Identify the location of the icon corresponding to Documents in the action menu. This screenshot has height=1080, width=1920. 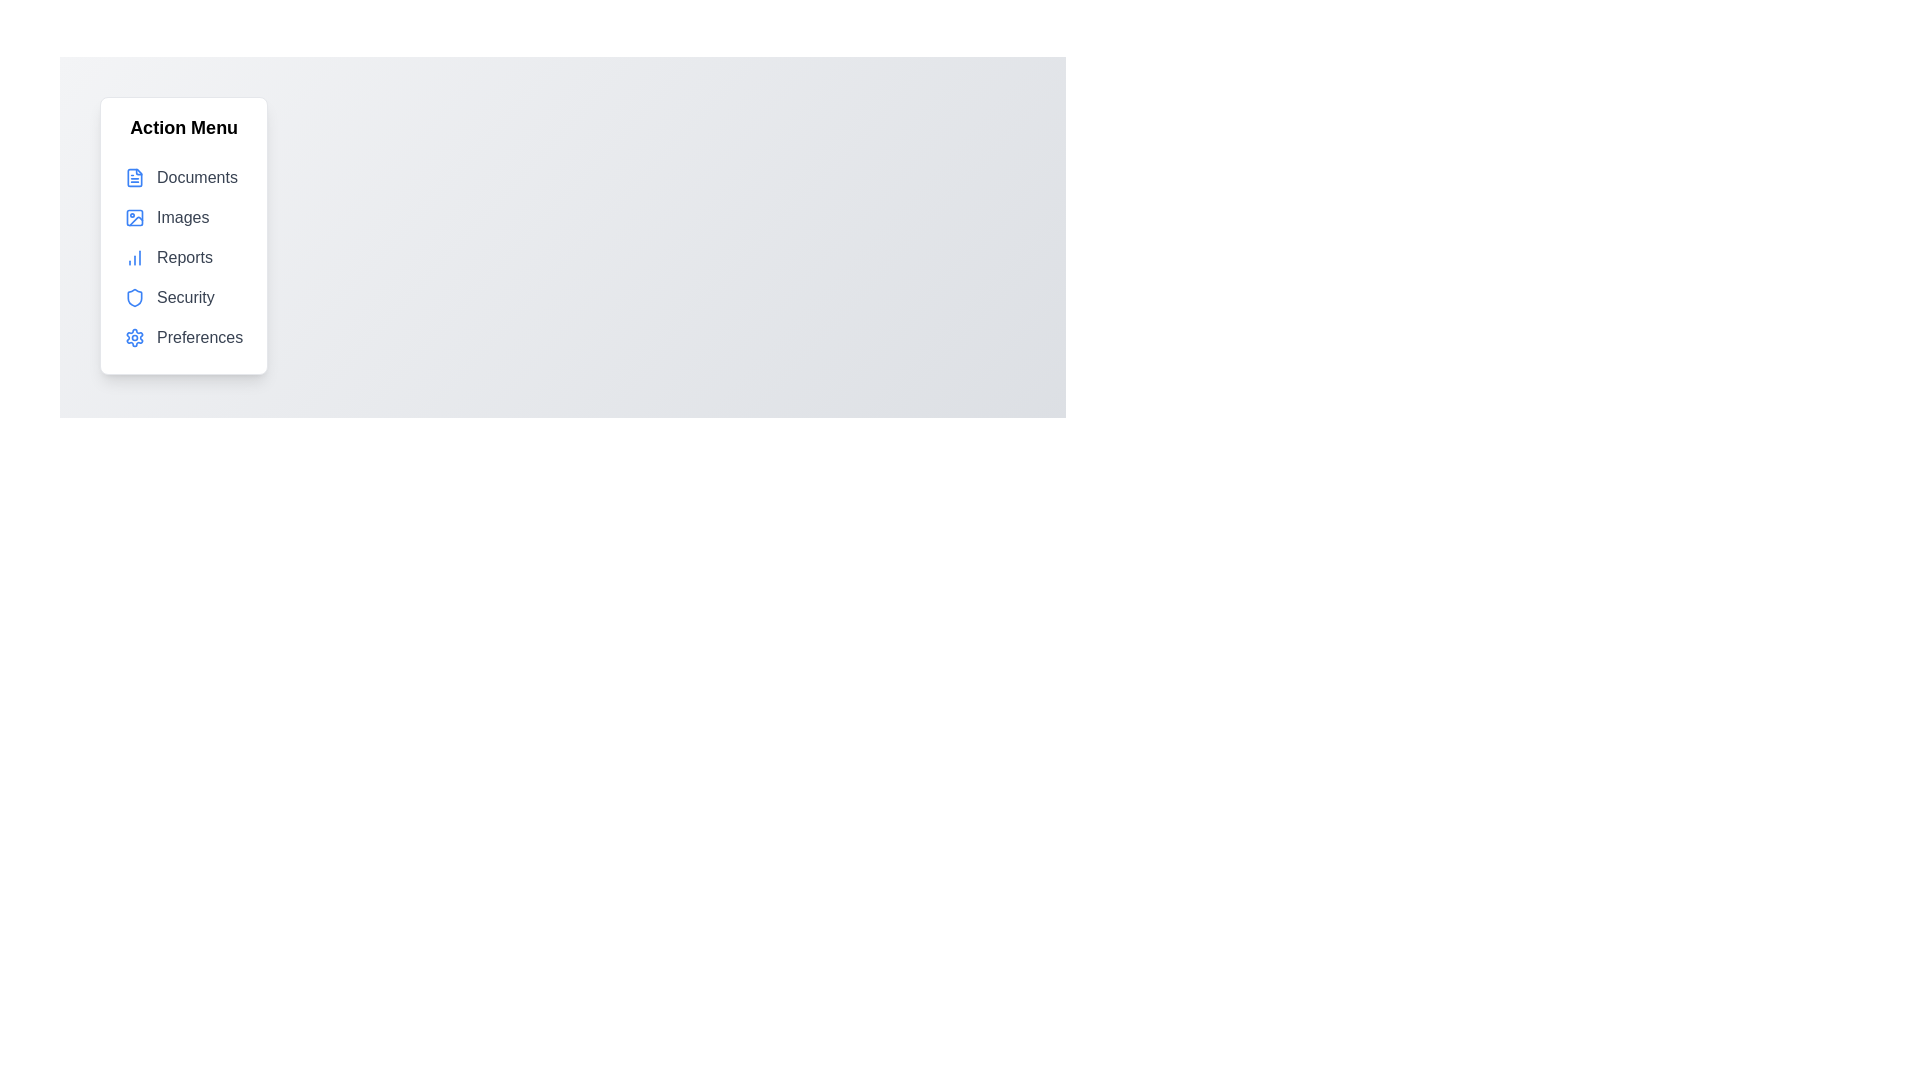
(133, 176).